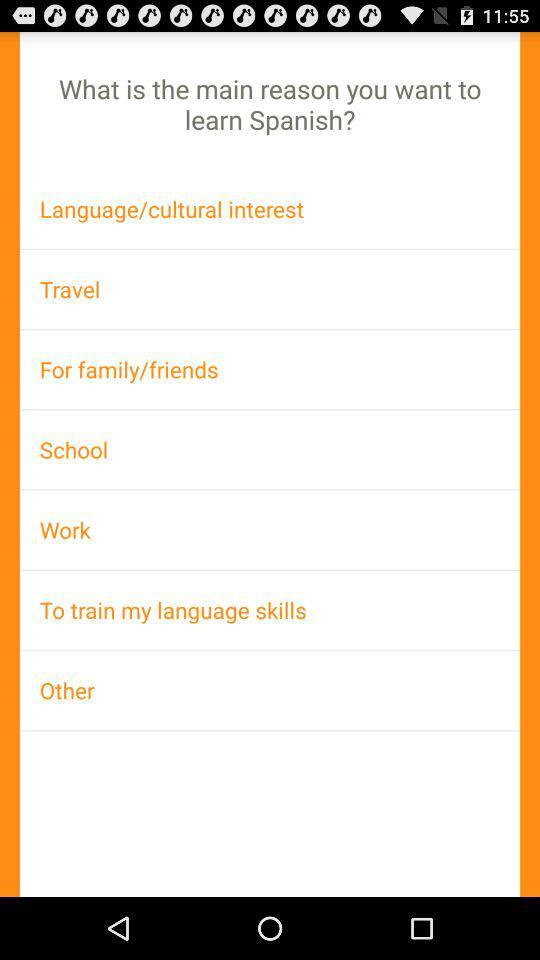 The width and height of the screenshot is (540, 960). What do you see at coordinates (270, 368) in the screenshot?
I see `for family/friends` at bounding box center [270, 368].